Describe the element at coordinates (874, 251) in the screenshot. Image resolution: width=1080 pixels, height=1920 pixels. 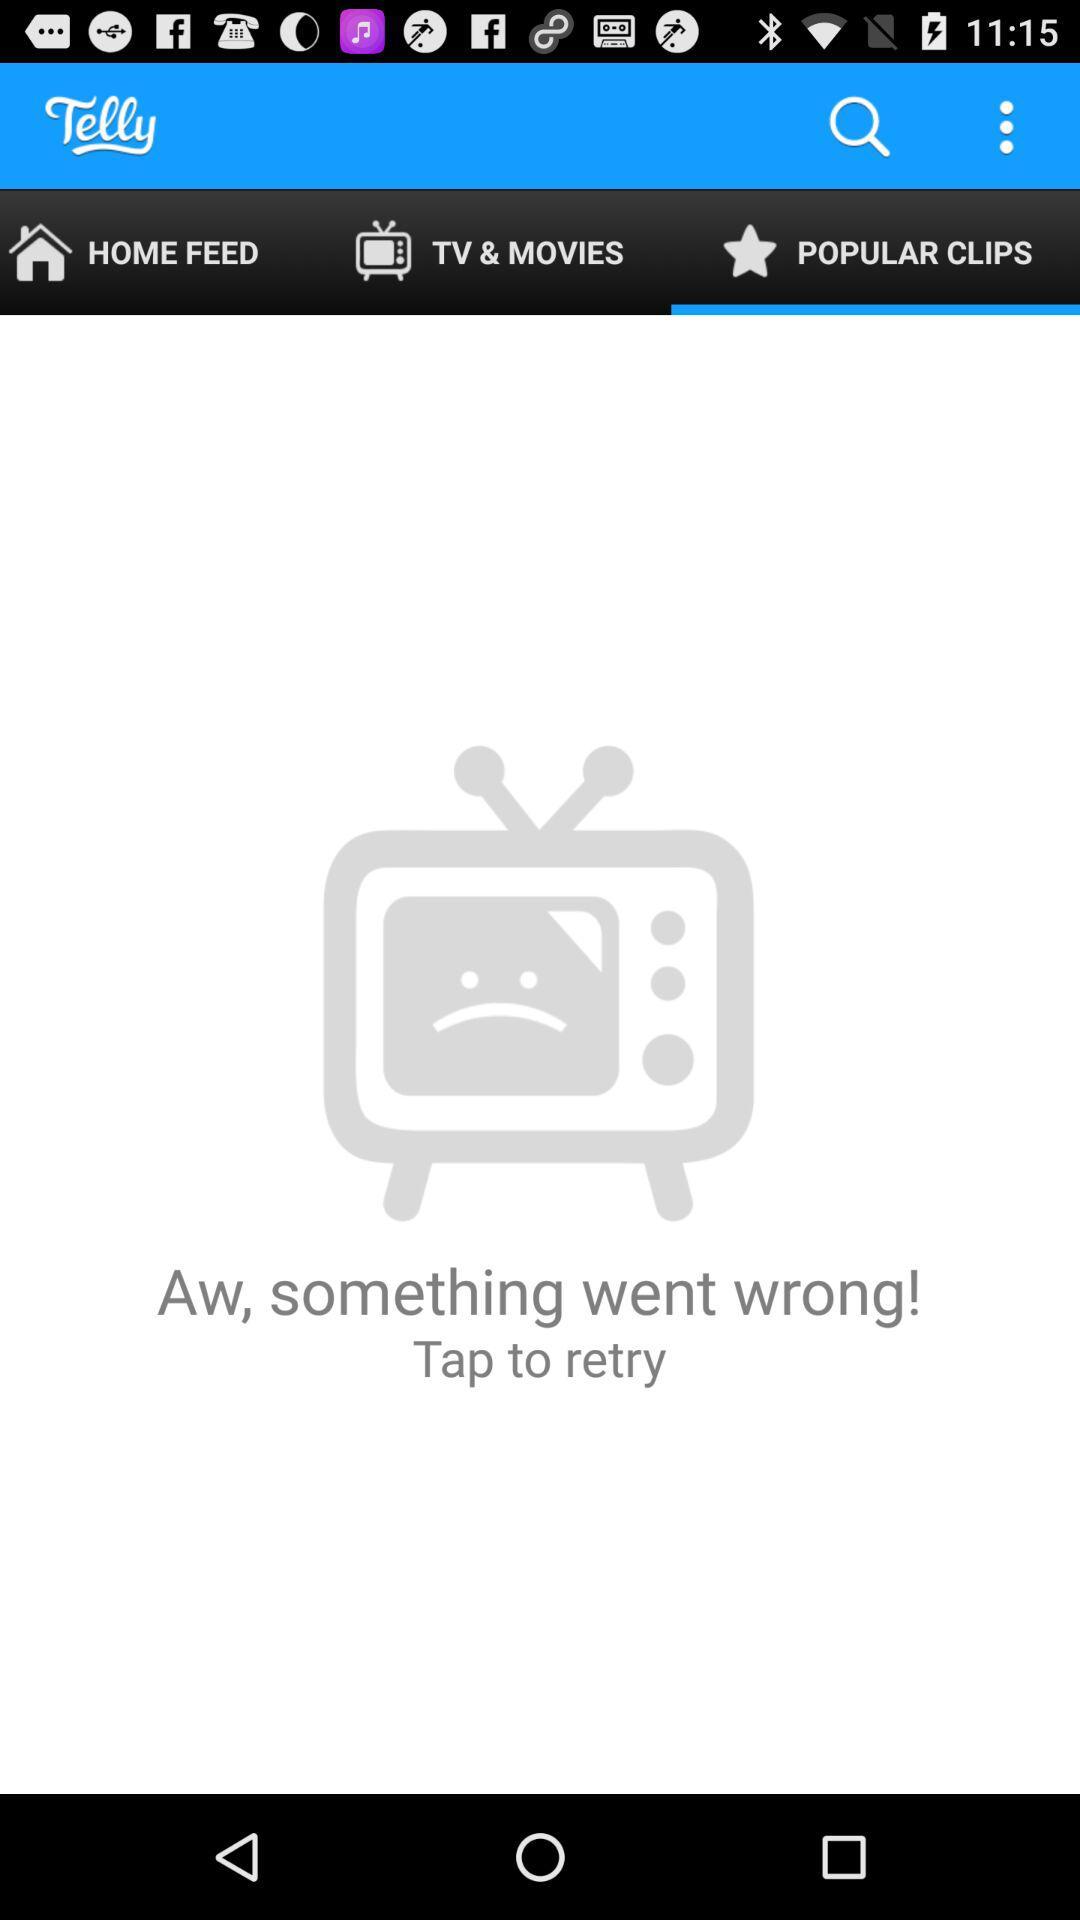
I see `app next to the tv & movies item` at that location.